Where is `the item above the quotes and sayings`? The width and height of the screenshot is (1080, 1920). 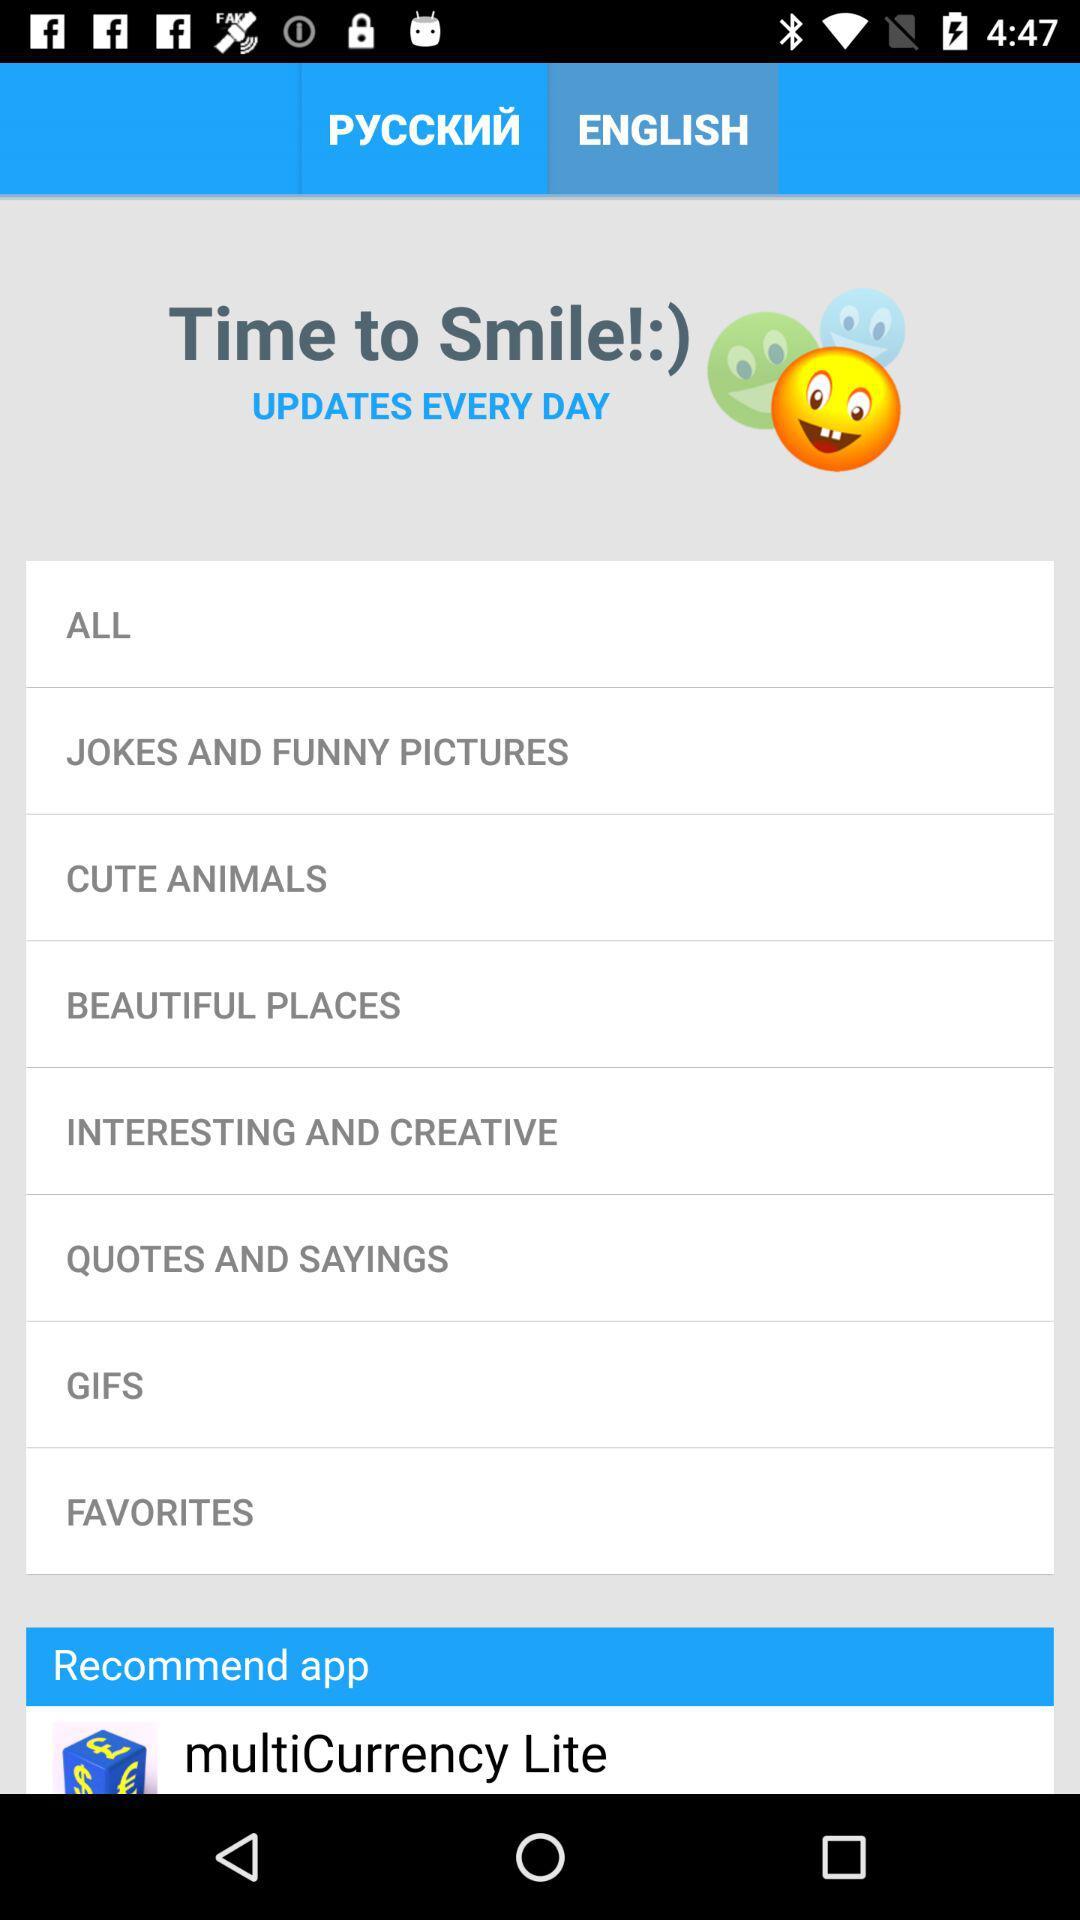
the item above the quotes and sayings is located at coordinates (540, 1131).